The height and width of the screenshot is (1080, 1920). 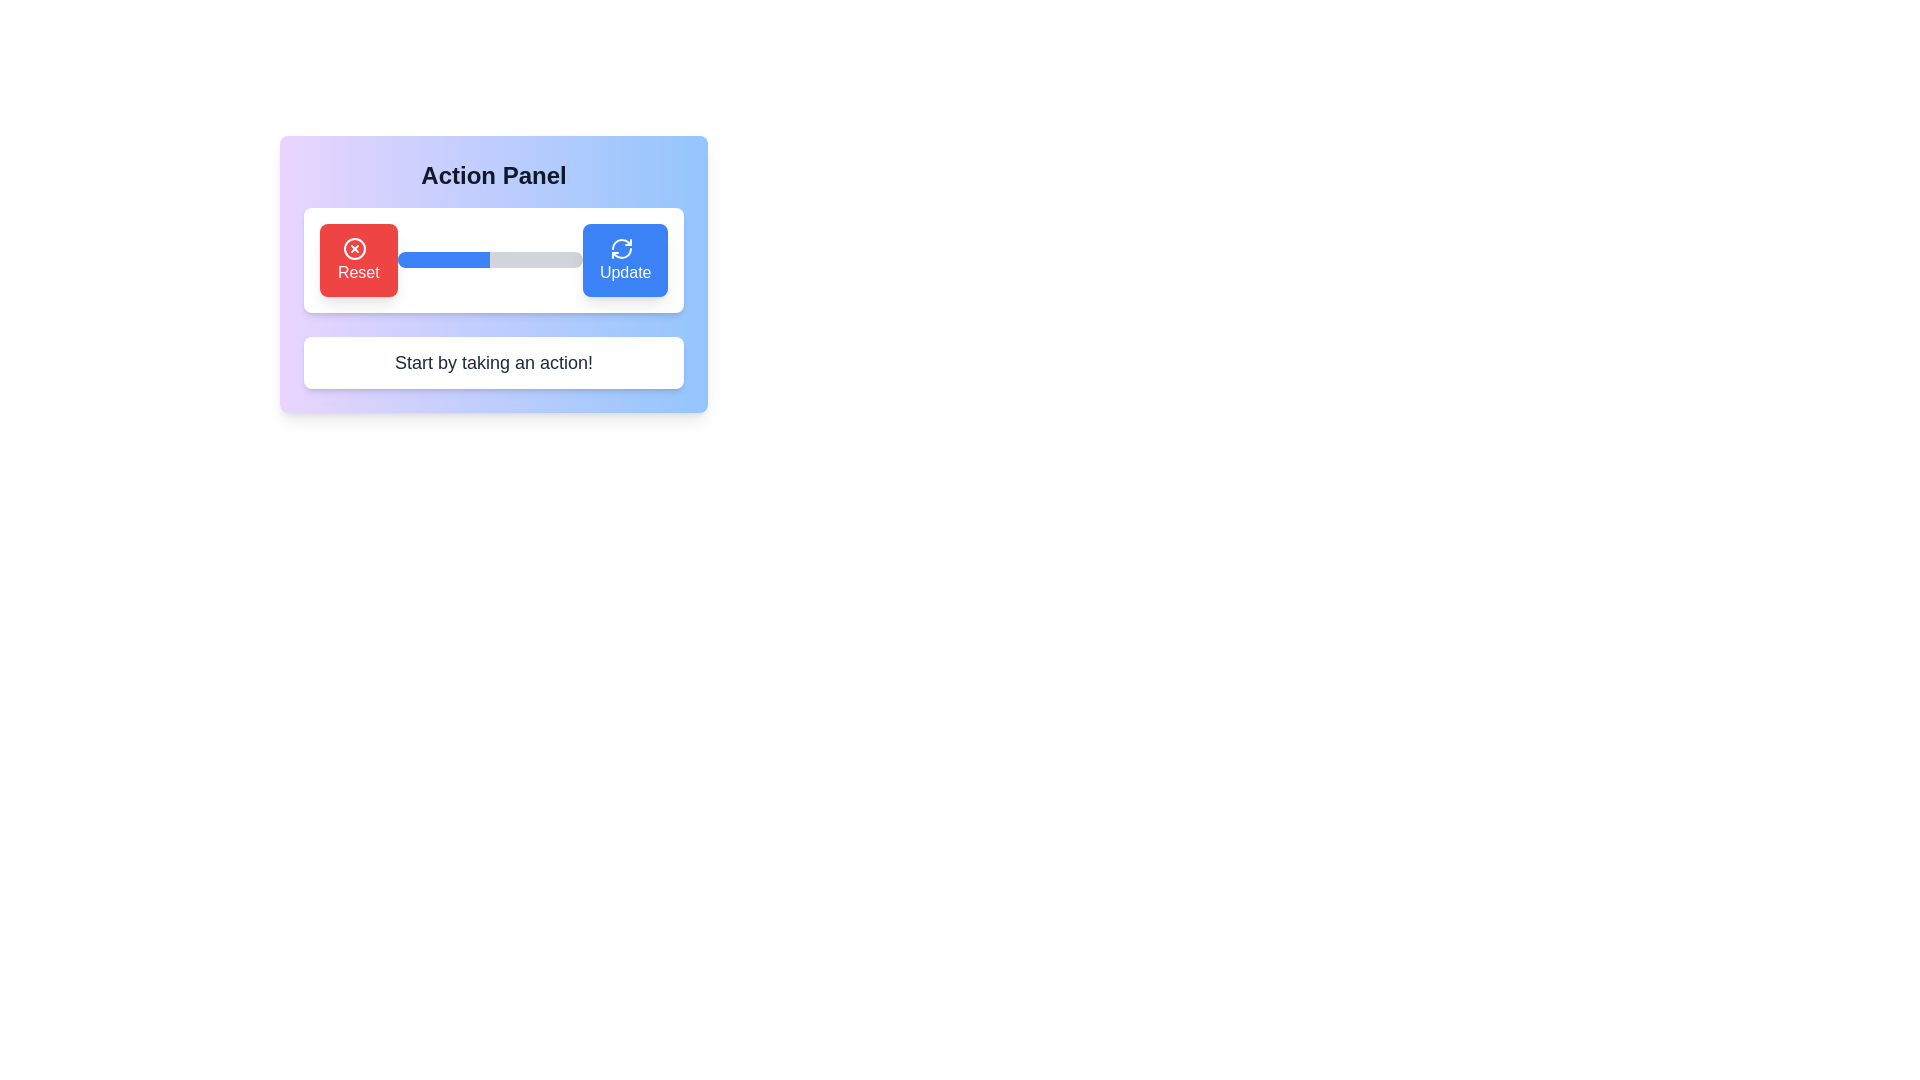 What do you see at coordinates (494, 317) in the screenshot?
I see `the buttons labeled 'Reset' and 'Update' in the 'Action Panel' to trigger visual feedback` at bounding box center [494, 317].